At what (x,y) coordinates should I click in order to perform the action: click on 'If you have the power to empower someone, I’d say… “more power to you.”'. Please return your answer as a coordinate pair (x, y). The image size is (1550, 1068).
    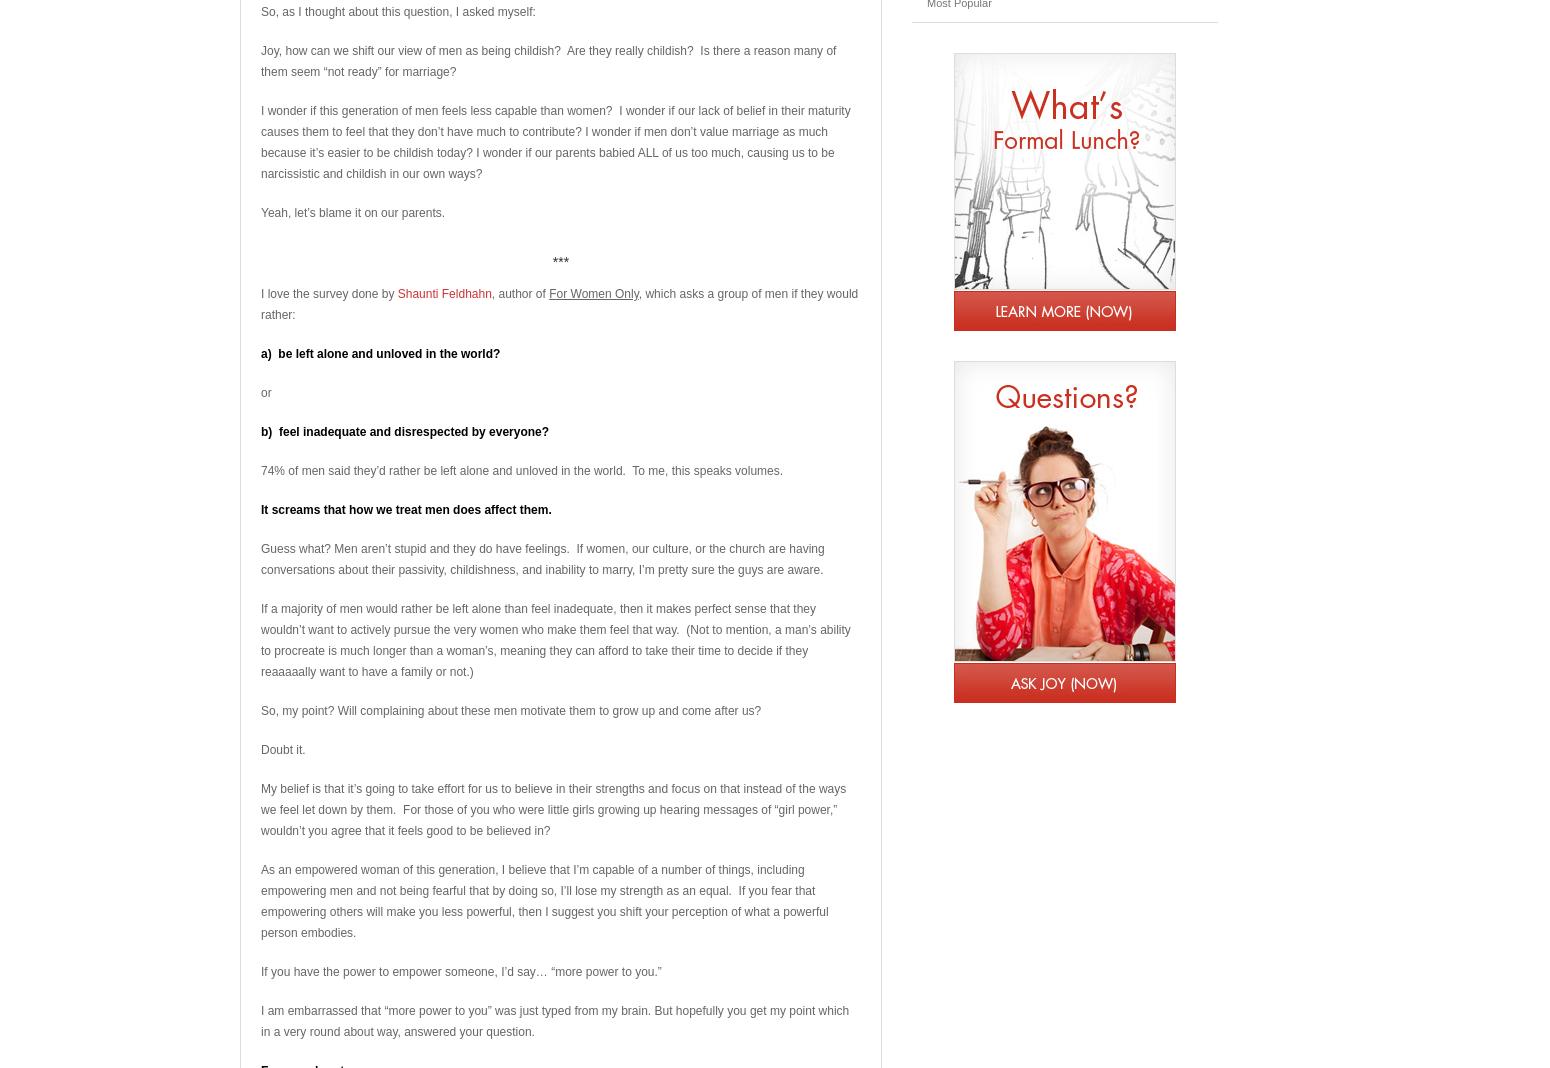
    Looking at the image, I should click on (460, 971).